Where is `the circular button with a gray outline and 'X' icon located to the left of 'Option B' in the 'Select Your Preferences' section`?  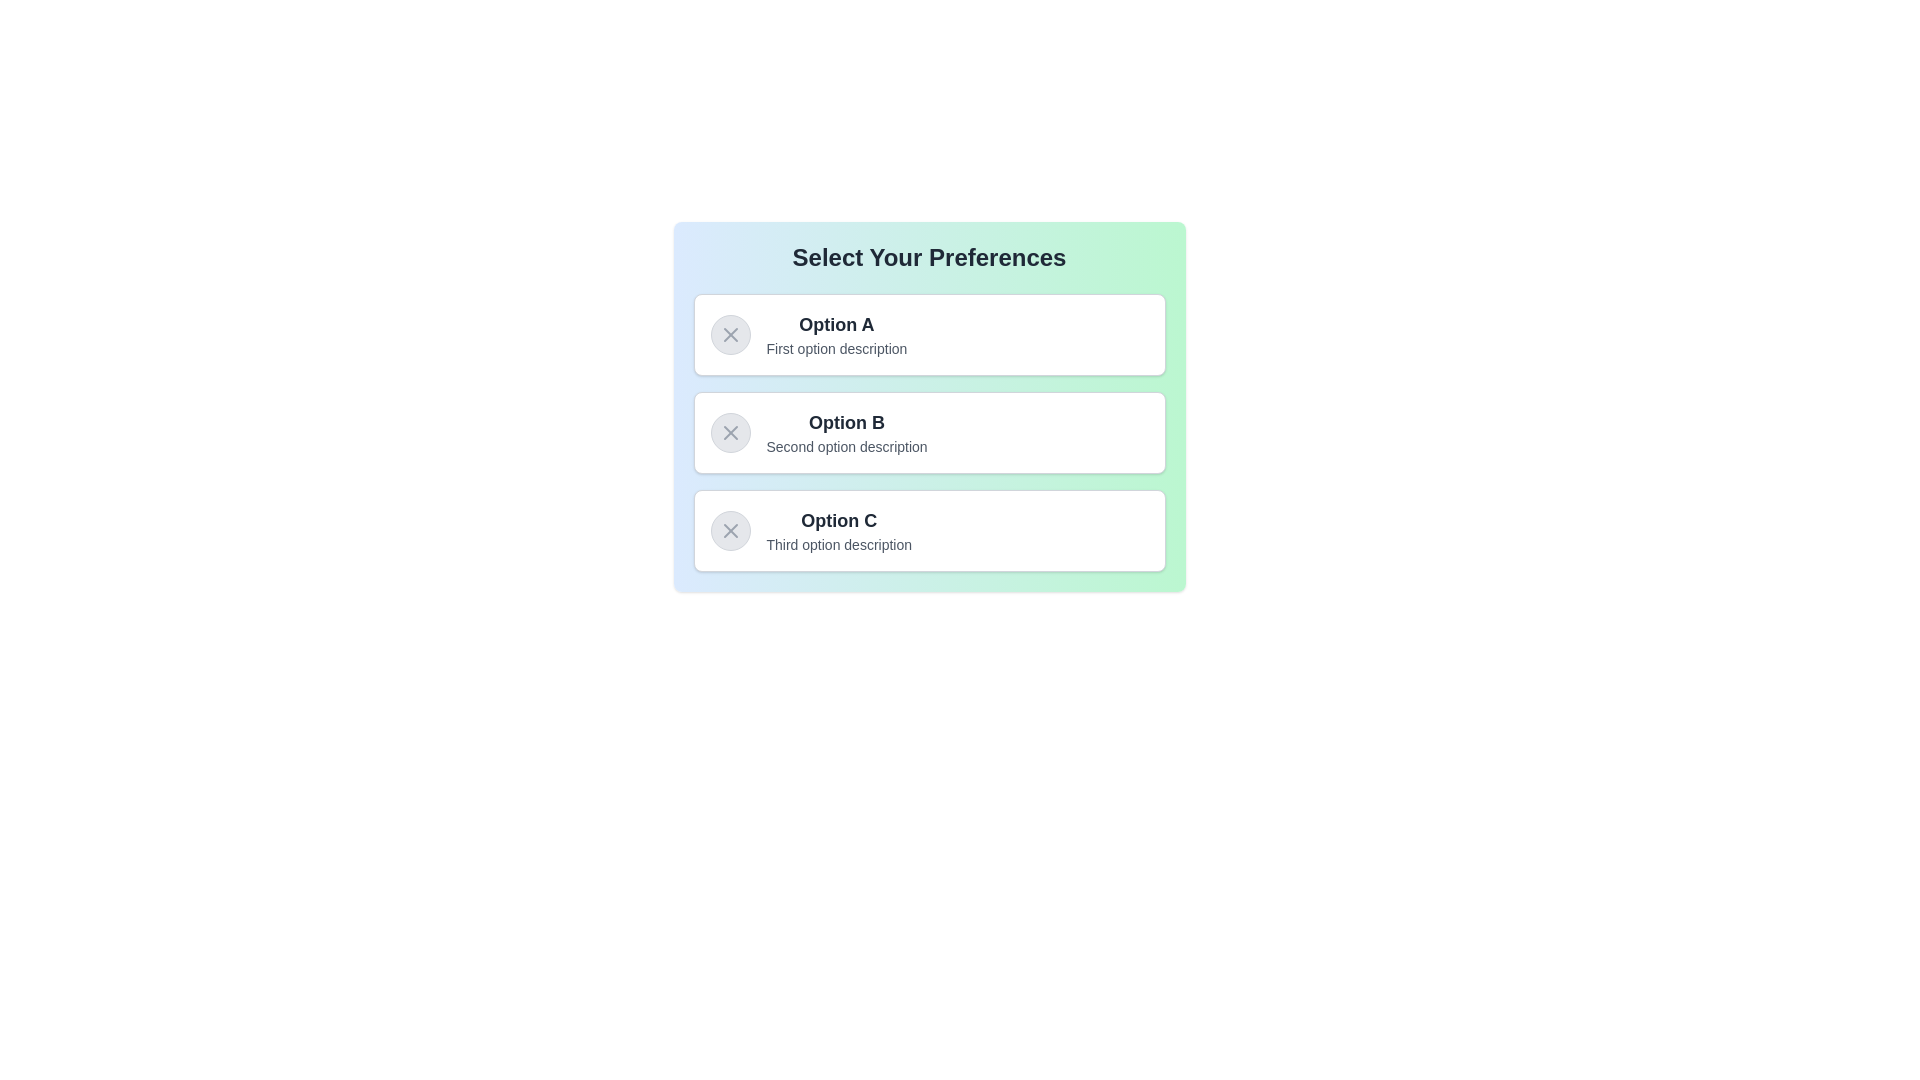 the circular button with a gray outline and 'X' icon located to the left of 'Option B' in the 'Select Your Preferences' section is located at coordinates (729, 431).